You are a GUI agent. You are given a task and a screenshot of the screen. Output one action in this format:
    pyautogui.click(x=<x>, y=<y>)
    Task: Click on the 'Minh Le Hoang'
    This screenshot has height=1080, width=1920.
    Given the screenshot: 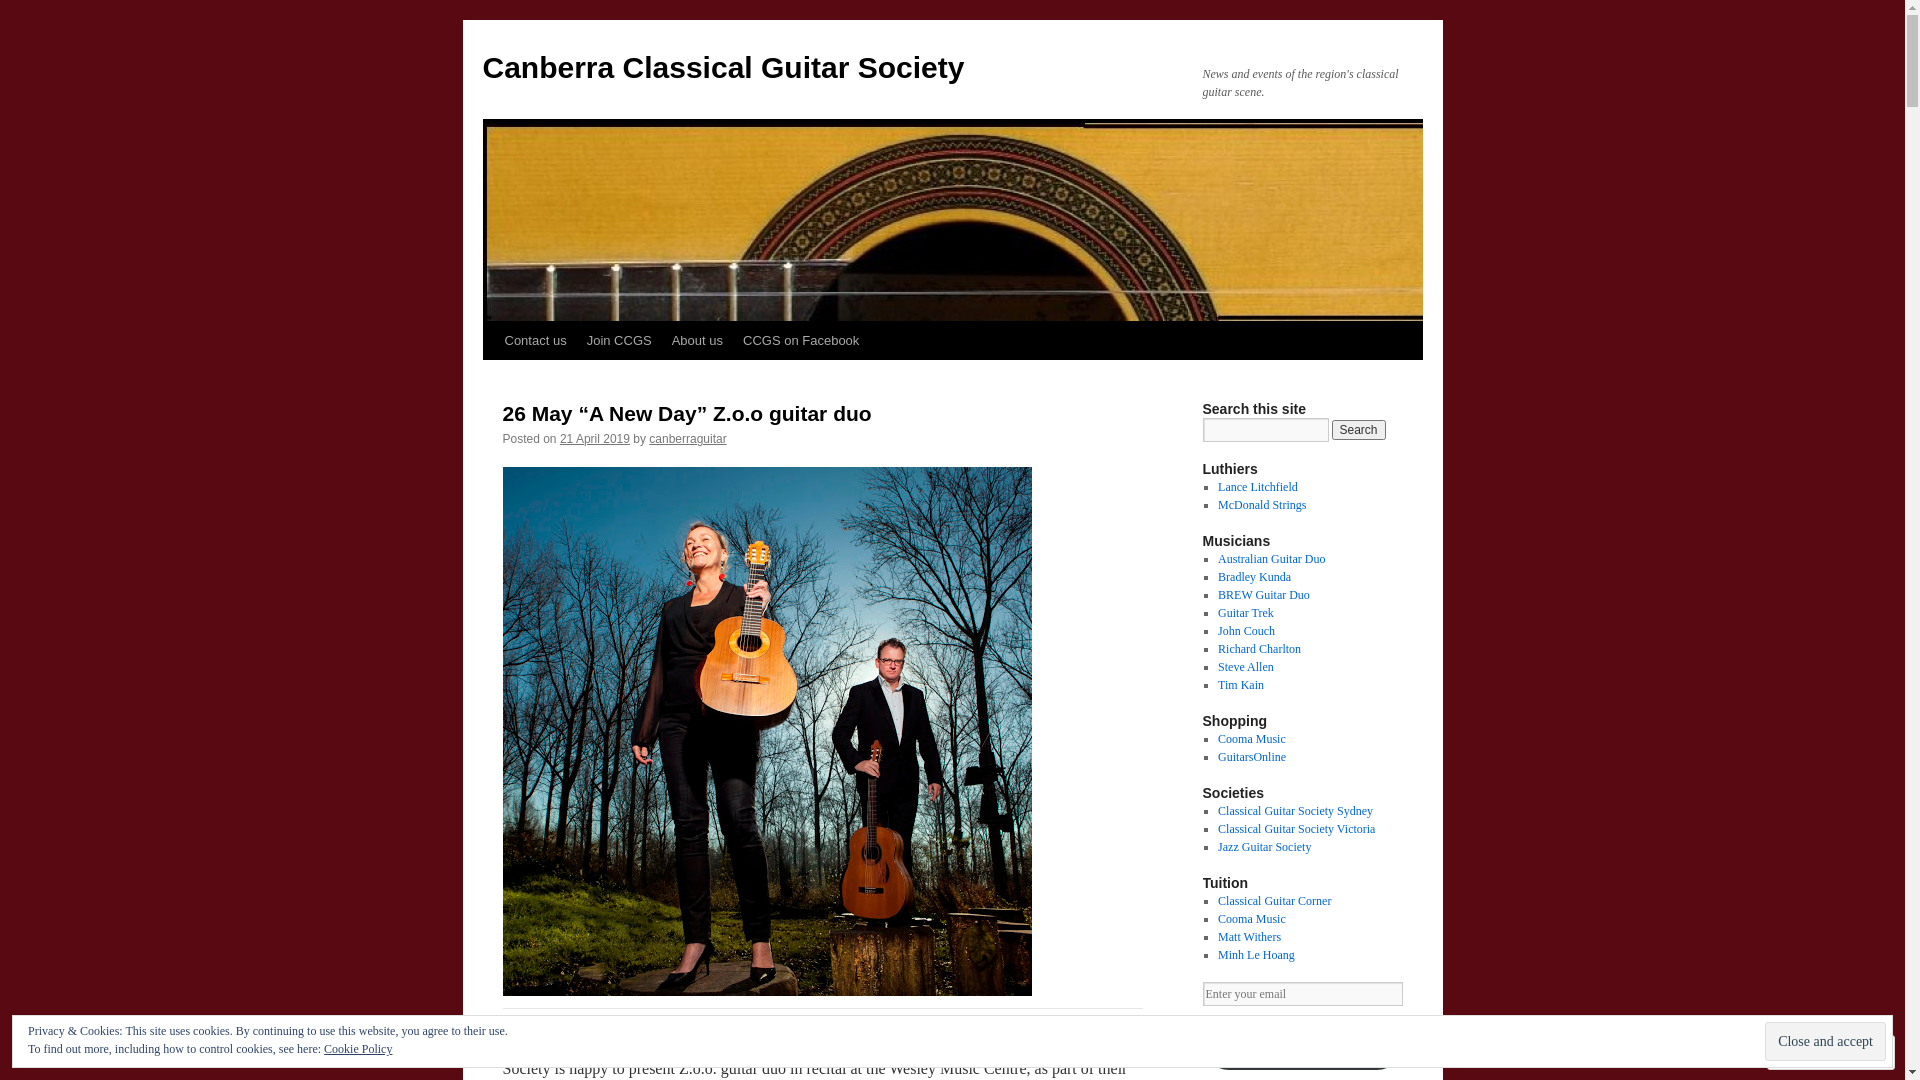 What is the action you would take?
    pyautogui.click(x=1255, y=954)
    